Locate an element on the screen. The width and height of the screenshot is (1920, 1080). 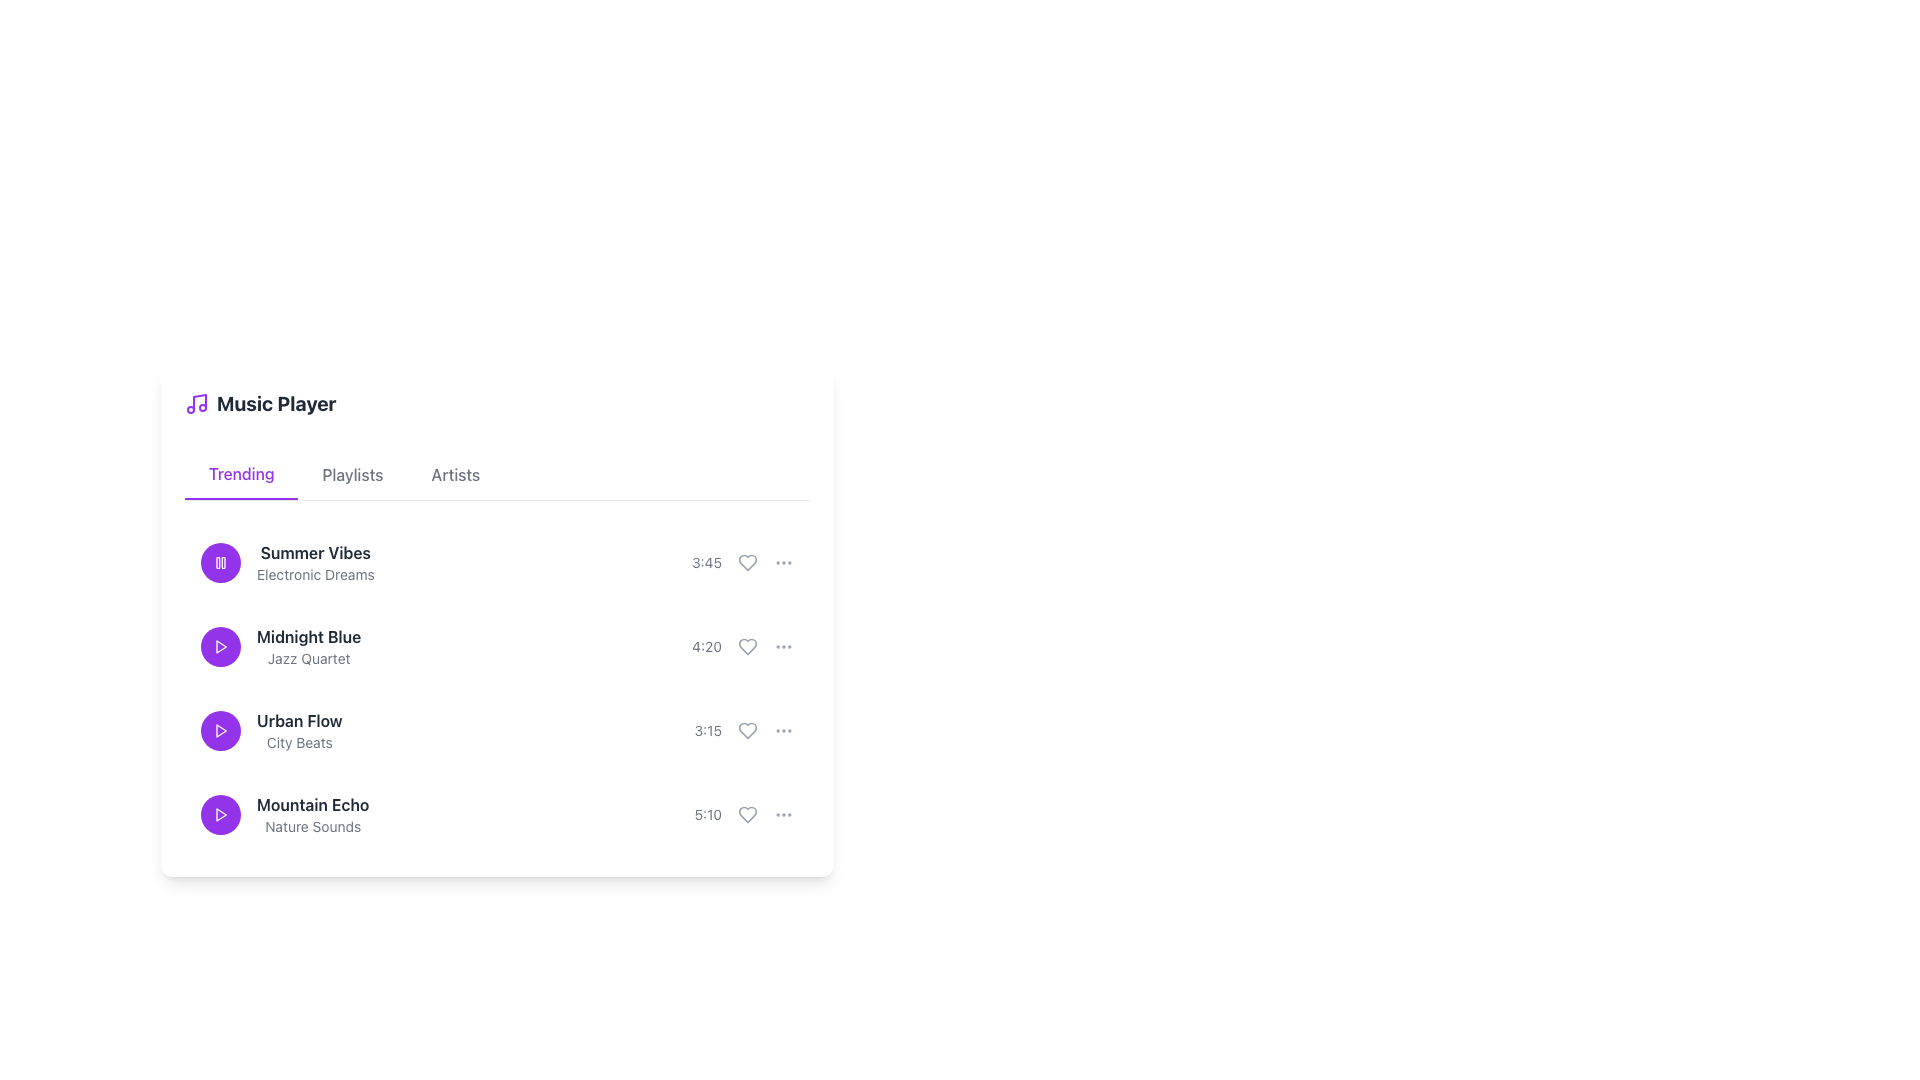
the heart-shaped favorite button located to the right of the duration '3:45' in the music player list to mark the song 'Summer Vibes' as a favorite is located at coordinates (747, 563).